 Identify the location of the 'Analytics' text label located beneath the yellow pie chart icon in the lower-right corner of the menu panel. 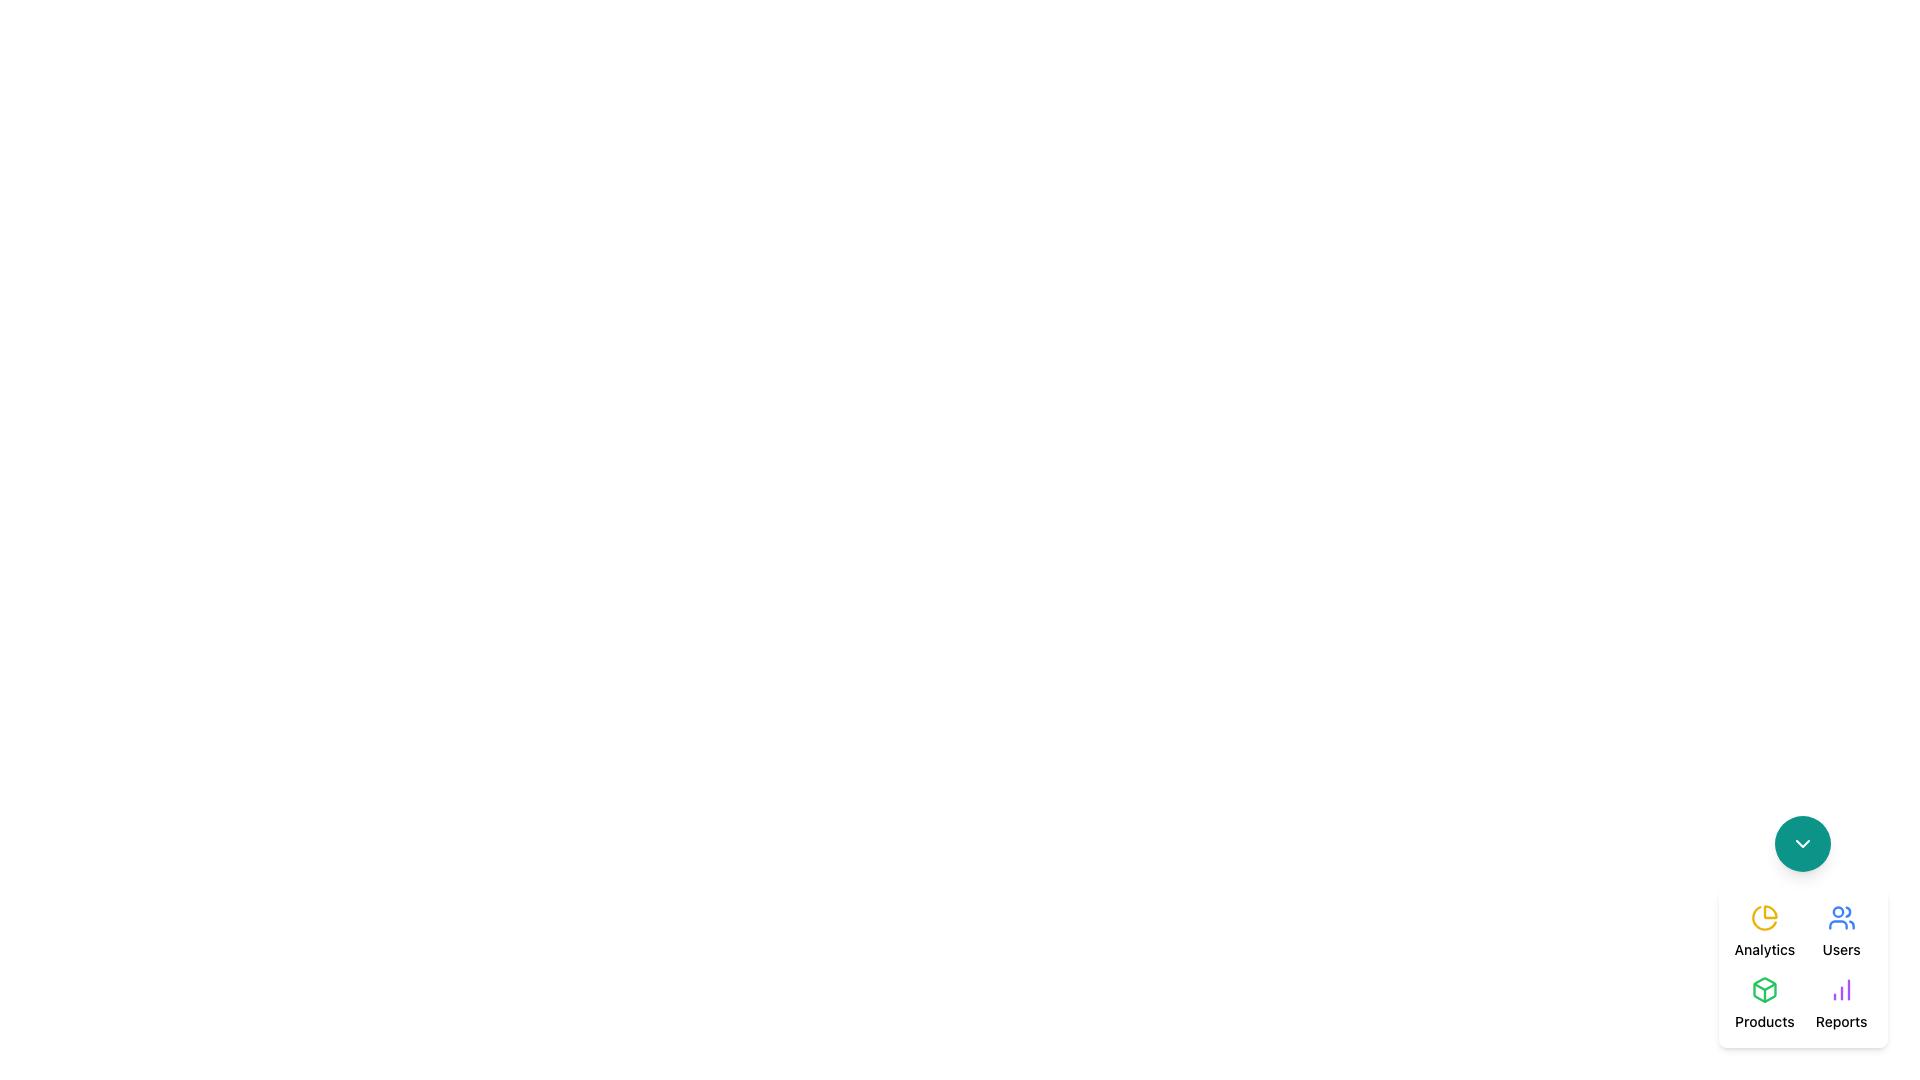
(1765, 948).